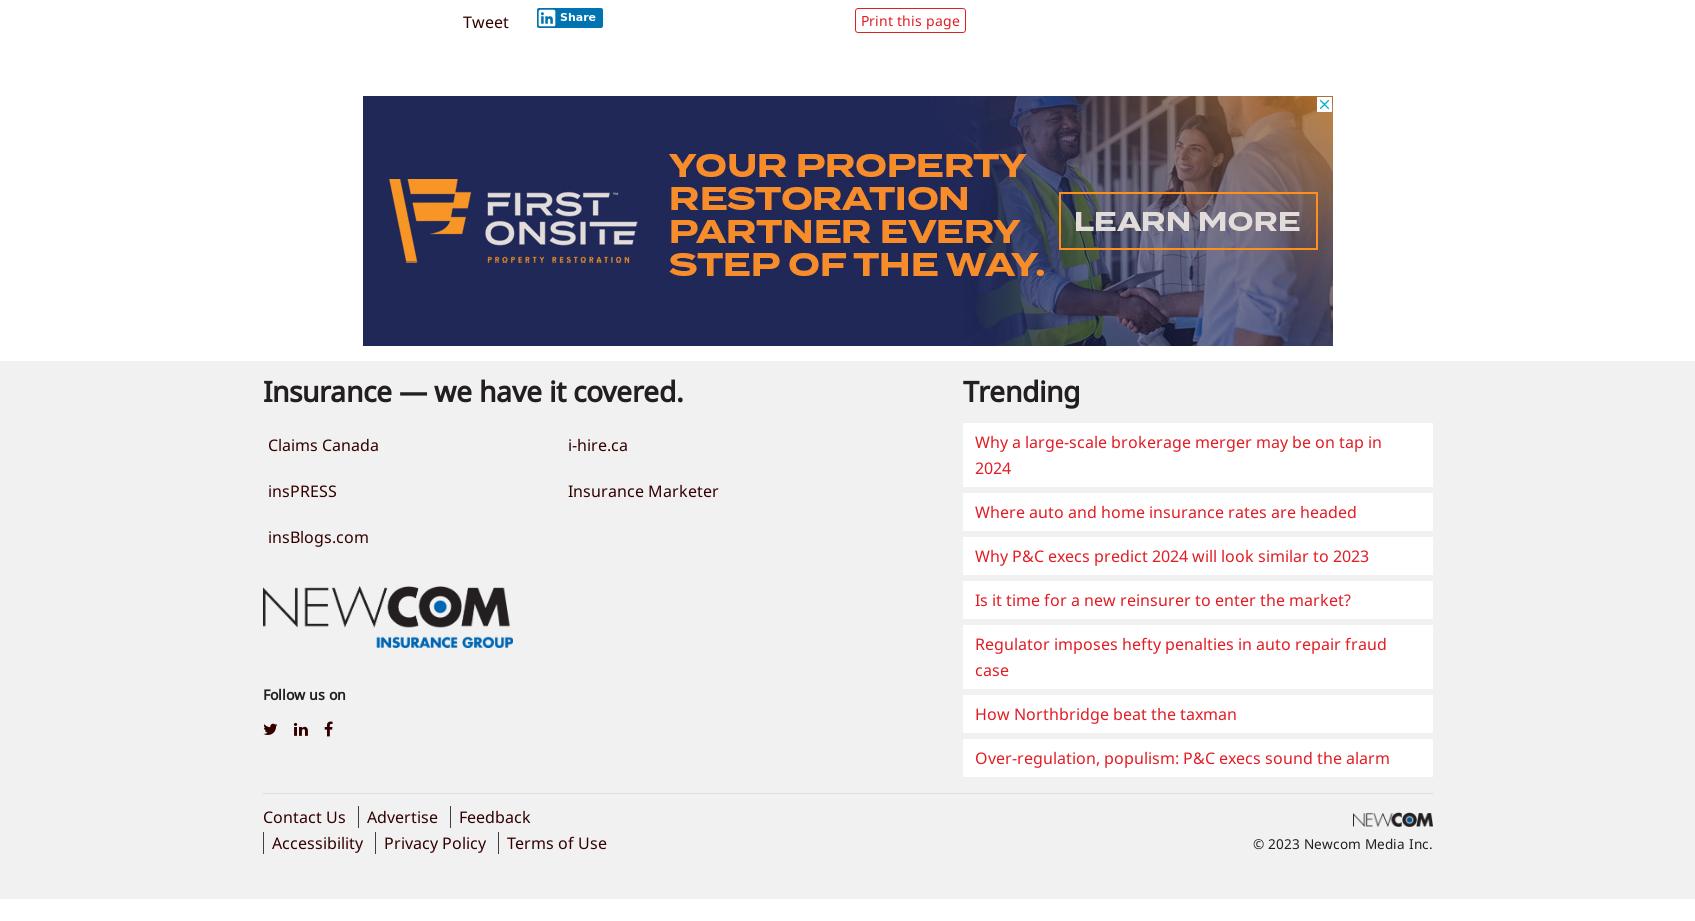 This screenshot has height=921, width=1695. What do you see at coordinates (433, 841) in the screenshot?
I see `'Privacy Policy'` at bounding box center [433, 841].